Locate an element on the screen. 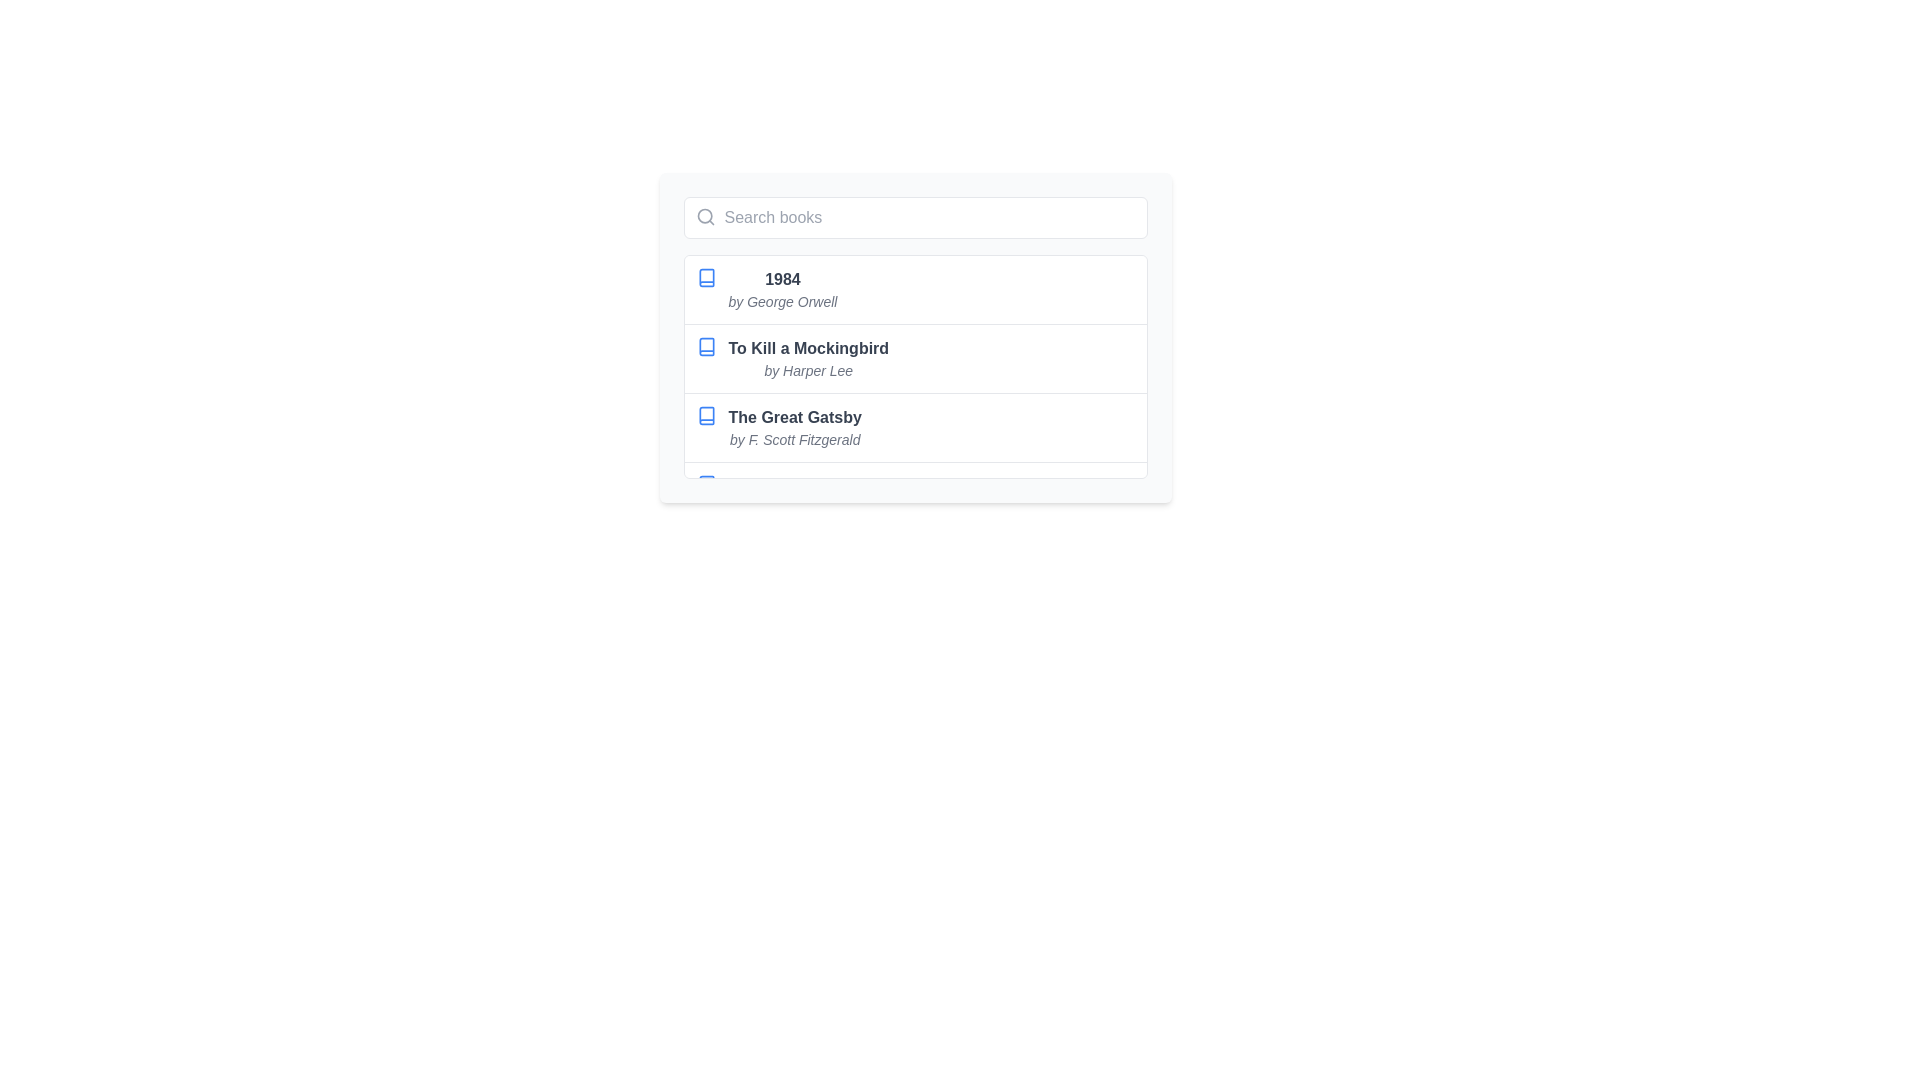 The image size is (1920, 1080). the decorative SVG icon that represents the book 'To Kill a Mockingbird' located in the second row of the list, to the far left of the text 'To Kill a Mockingbird' by 'Harper Lee' is located at coordinates (706, 346).